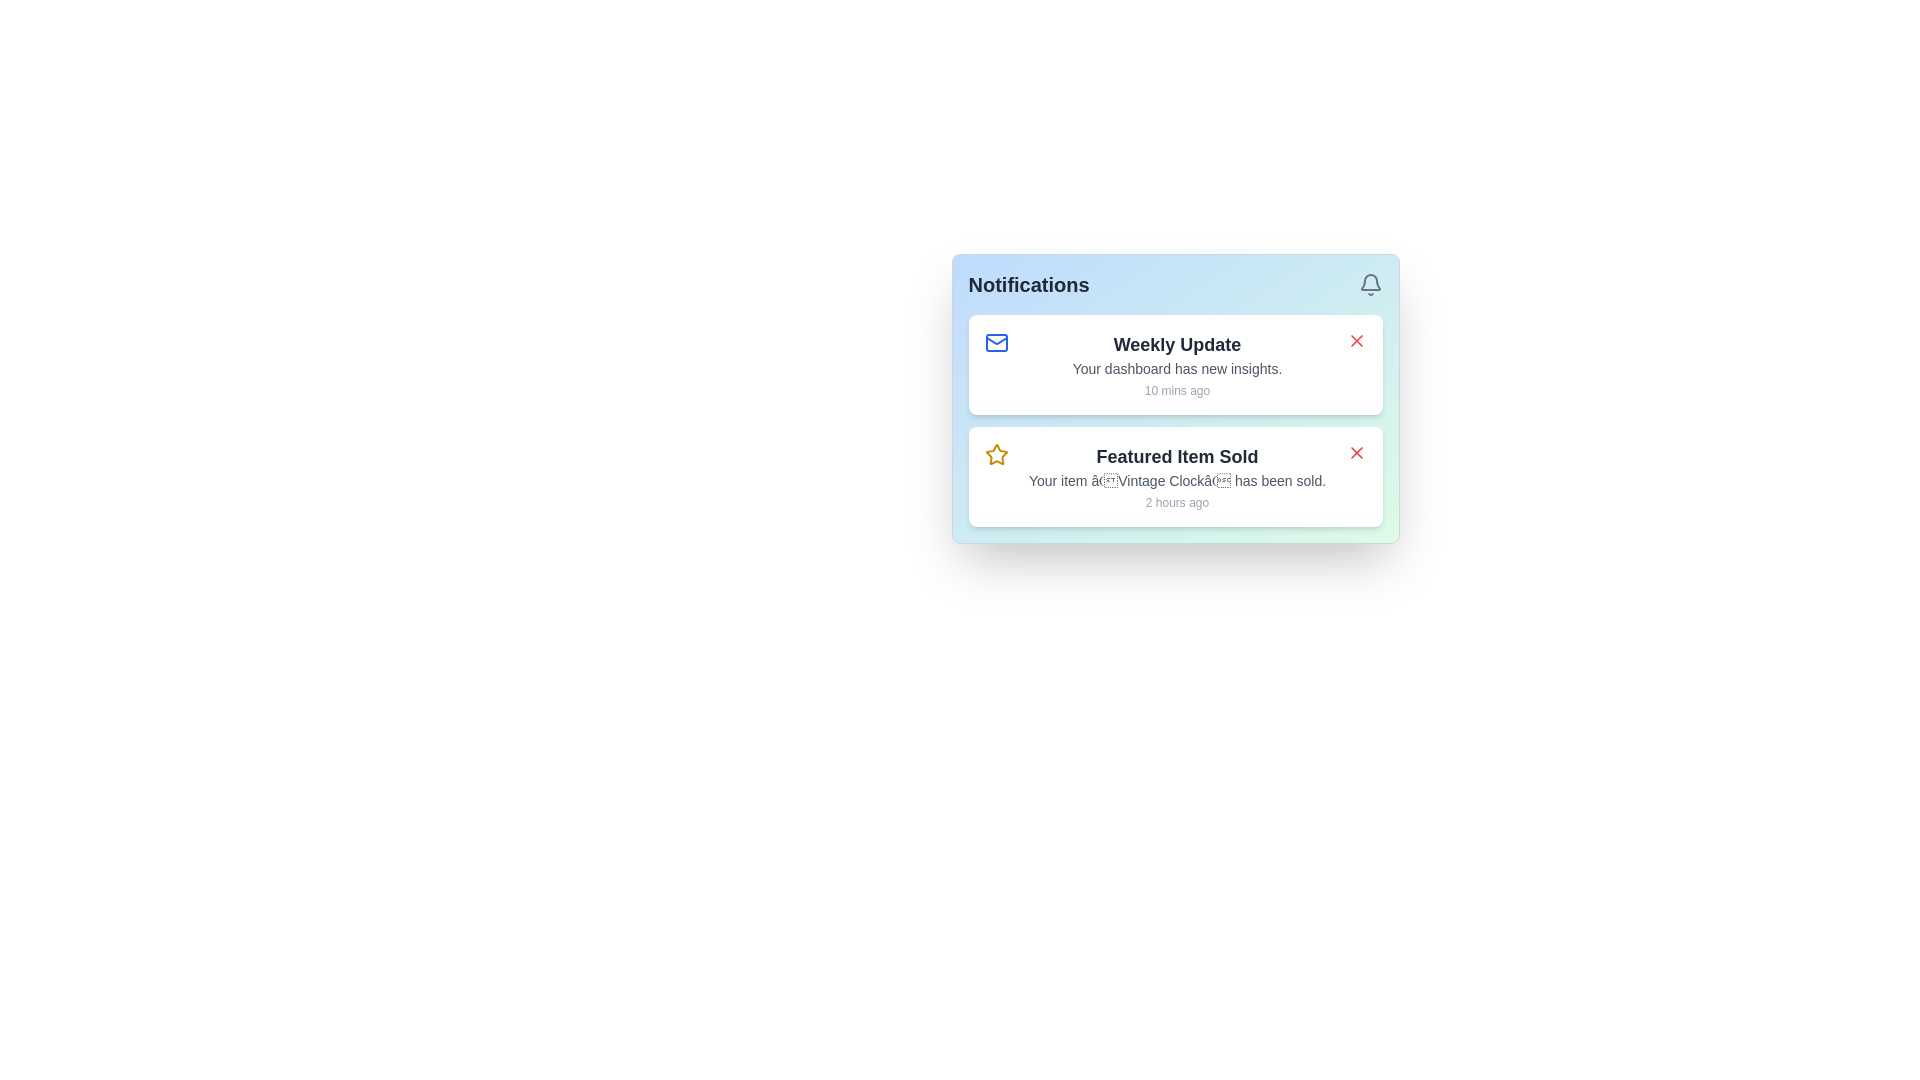  Describe the element at coordinates (996, 454) in the screenshot. I see `the yellowish star-shaped vector icon located to the left of the 'Featured Item Sold' notification message to interact with it` at that location.